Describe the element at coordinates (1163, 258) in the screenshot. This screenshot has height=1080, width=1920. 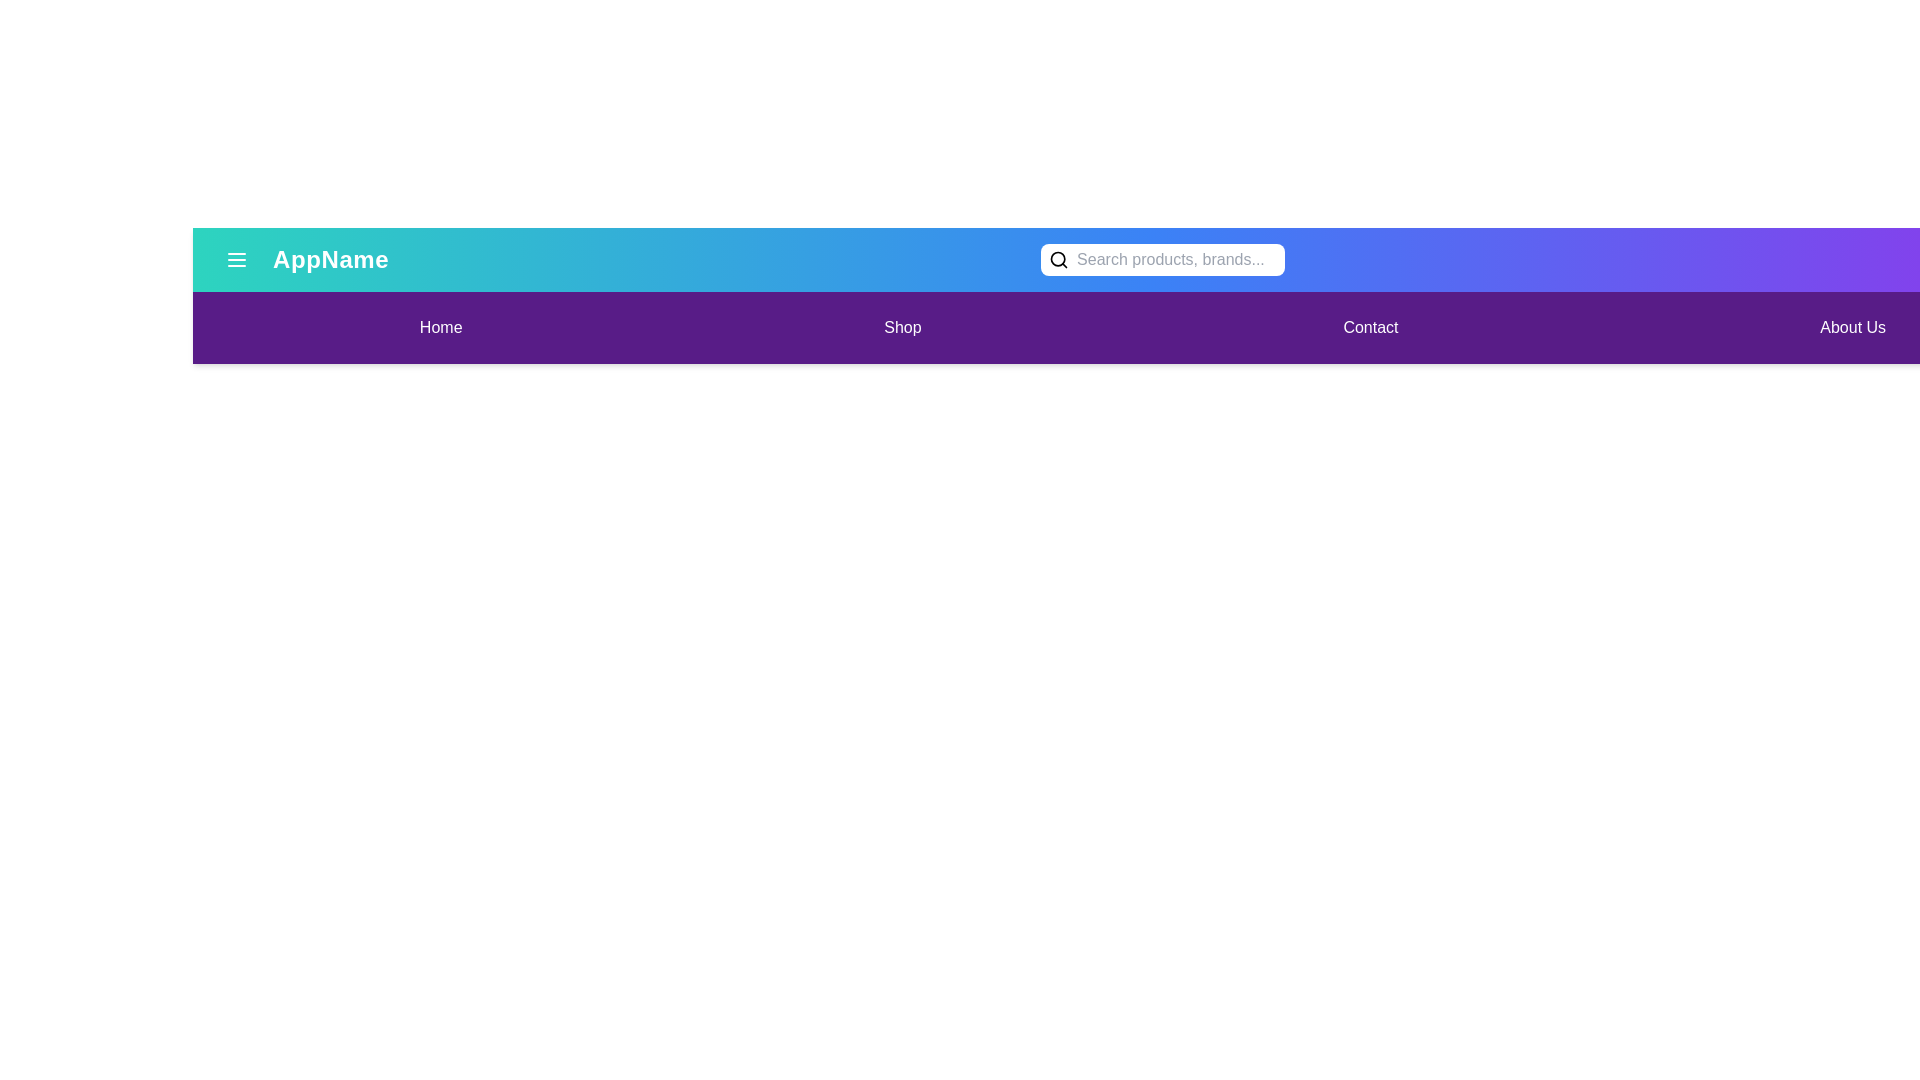
I see `the search input field, which is a horizontally rectangular bar with a white background and a magnifying glass icon, to focus and write search terms` at that location.